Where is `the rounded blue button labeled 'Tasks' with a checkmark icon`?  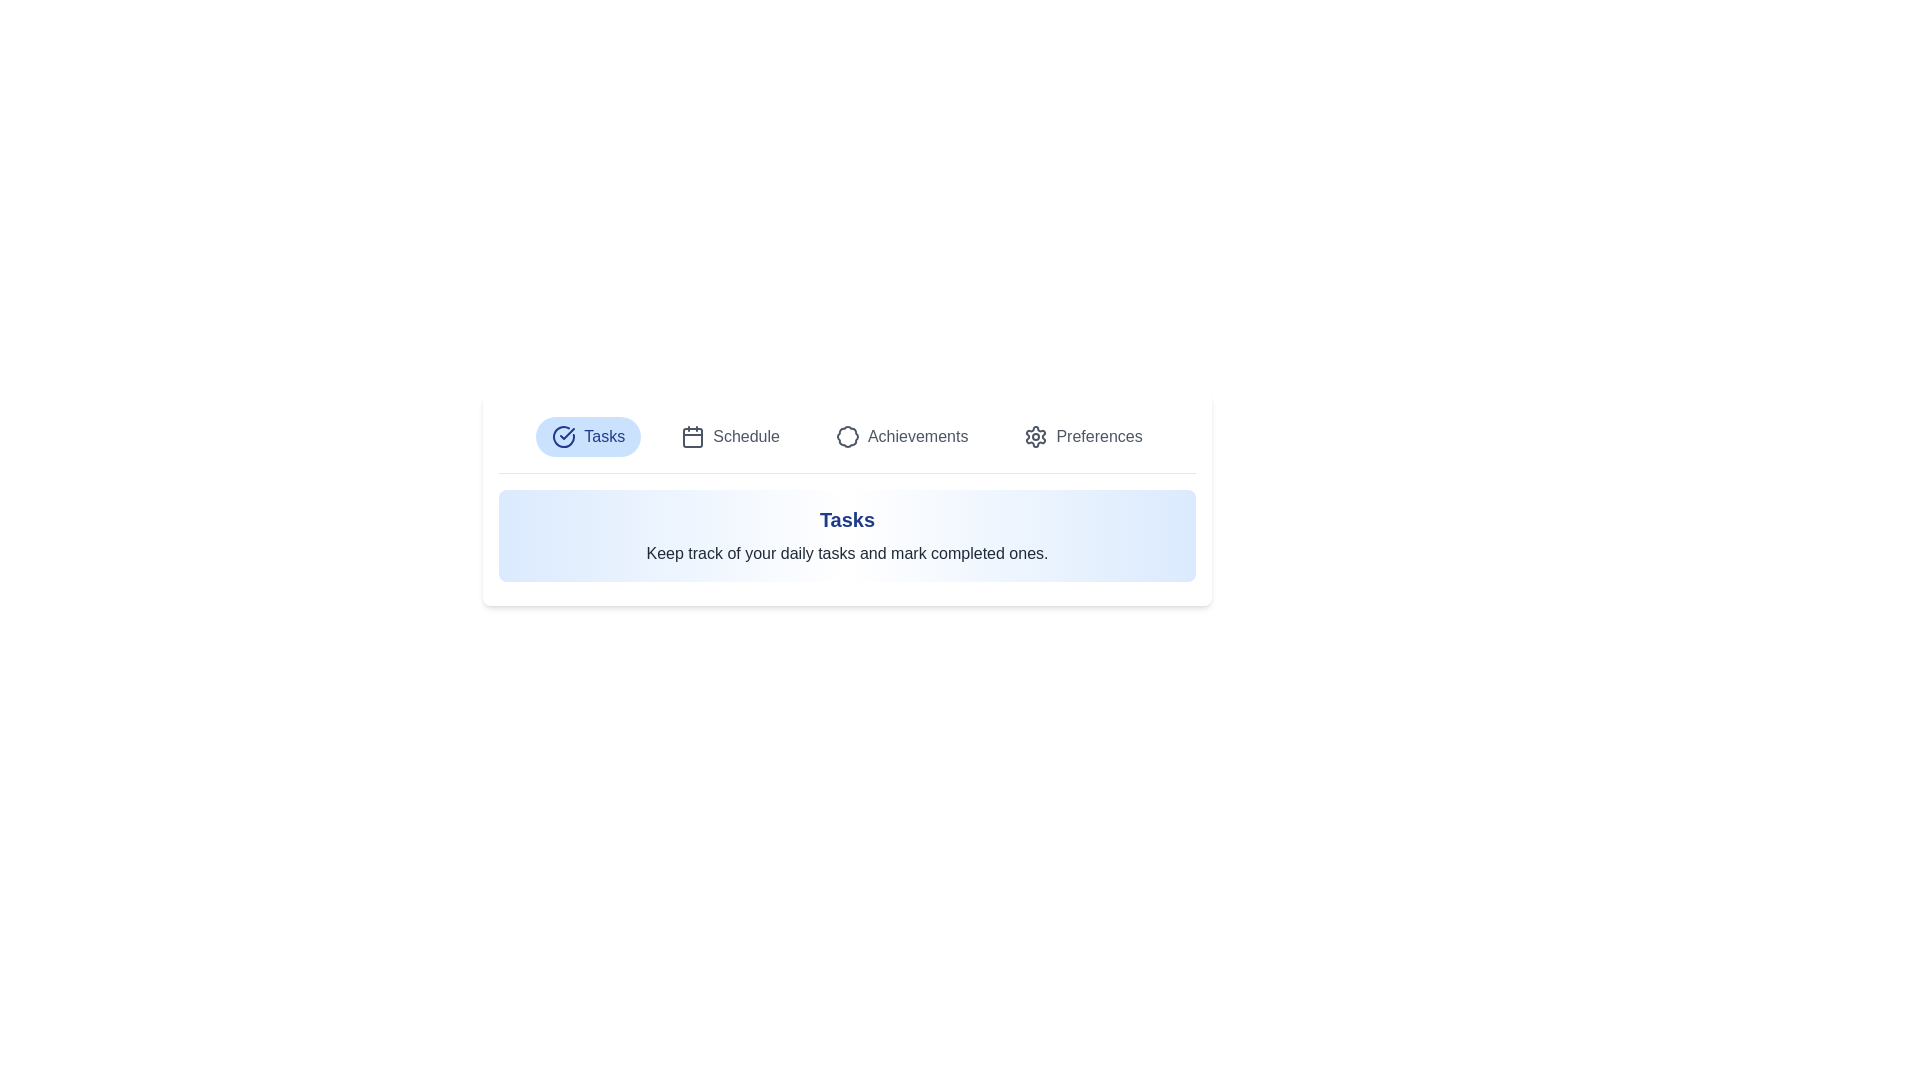 the rounded blue button labeled 'Tasks' with a checkmark icon is located at coordinates (587, 435).